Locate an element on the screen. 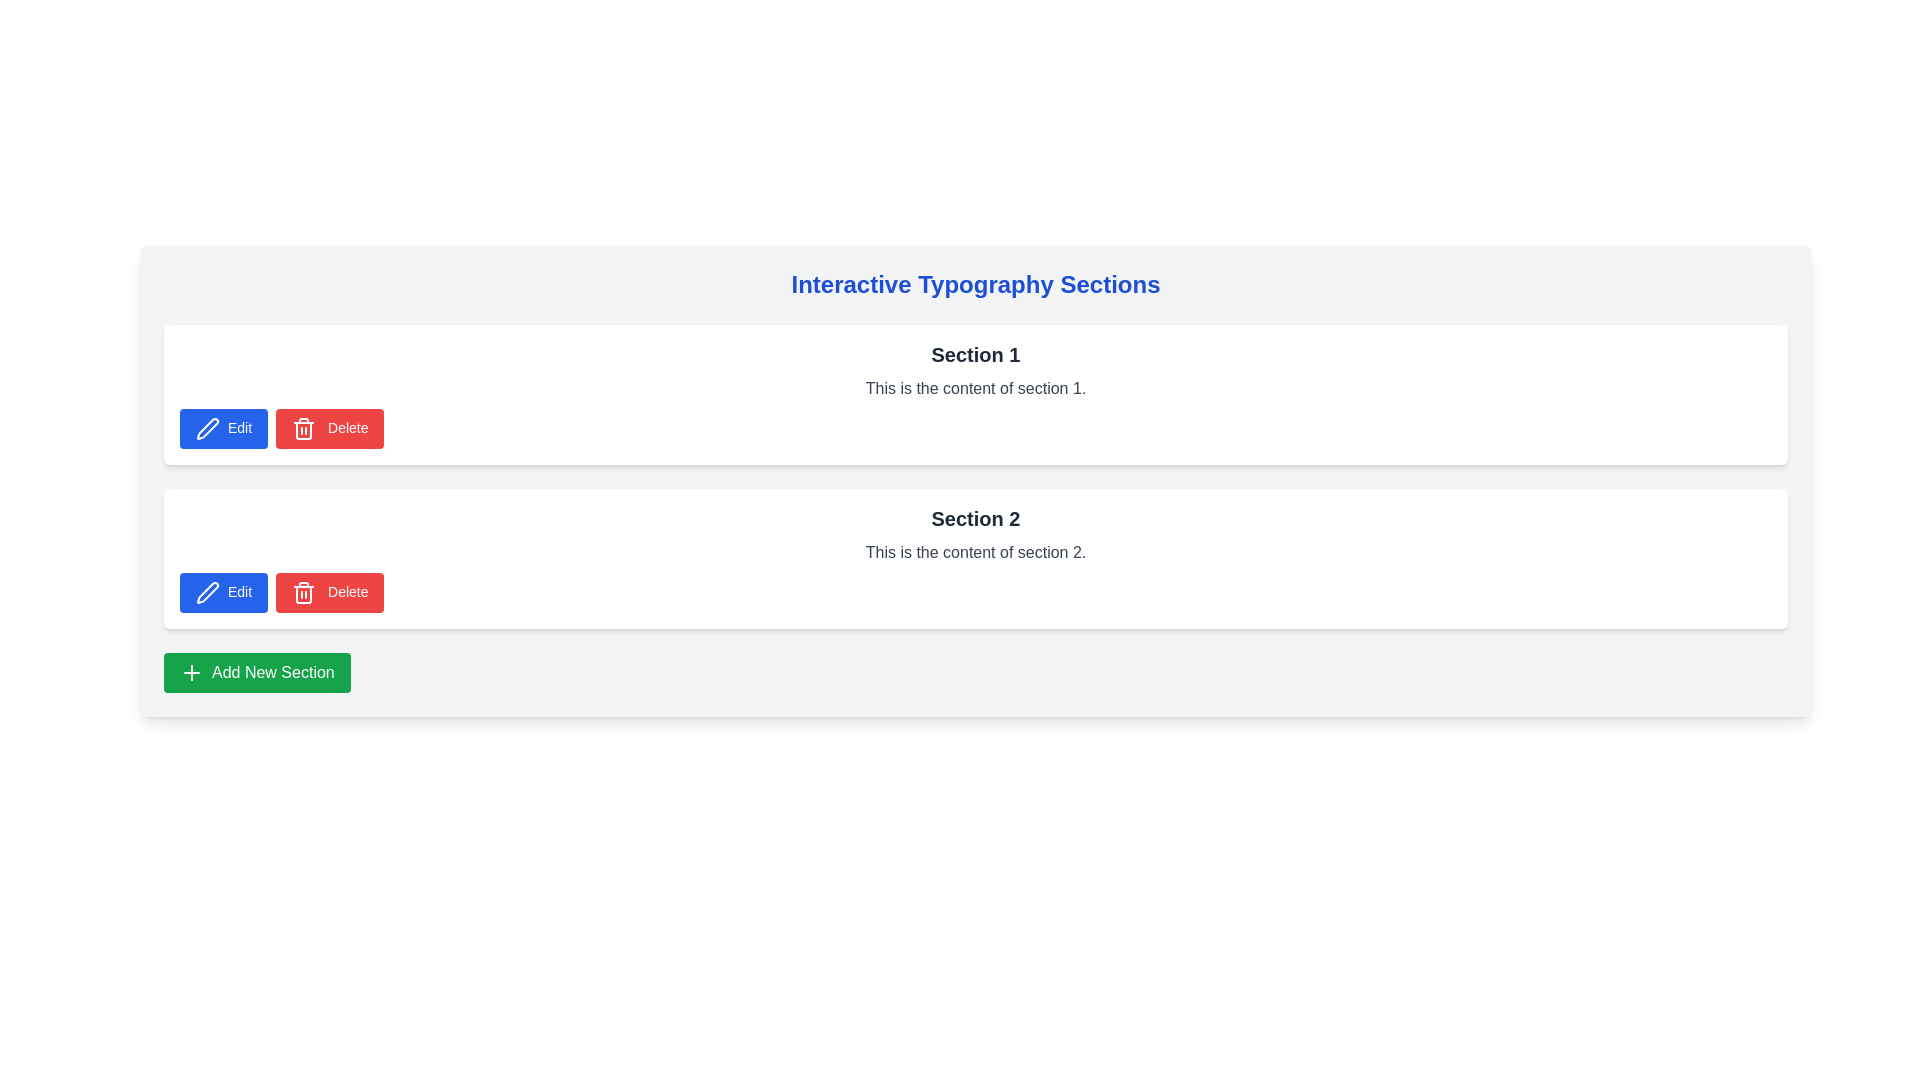 Image resolution: width=1920 pixels, height=1080 pixels. the text content displaying 'This is the content of section 2.' which is located below the title 'Section 2' and above the buttons labeled 'Edit' and 'Delete' is located at coordinates (975, 552).